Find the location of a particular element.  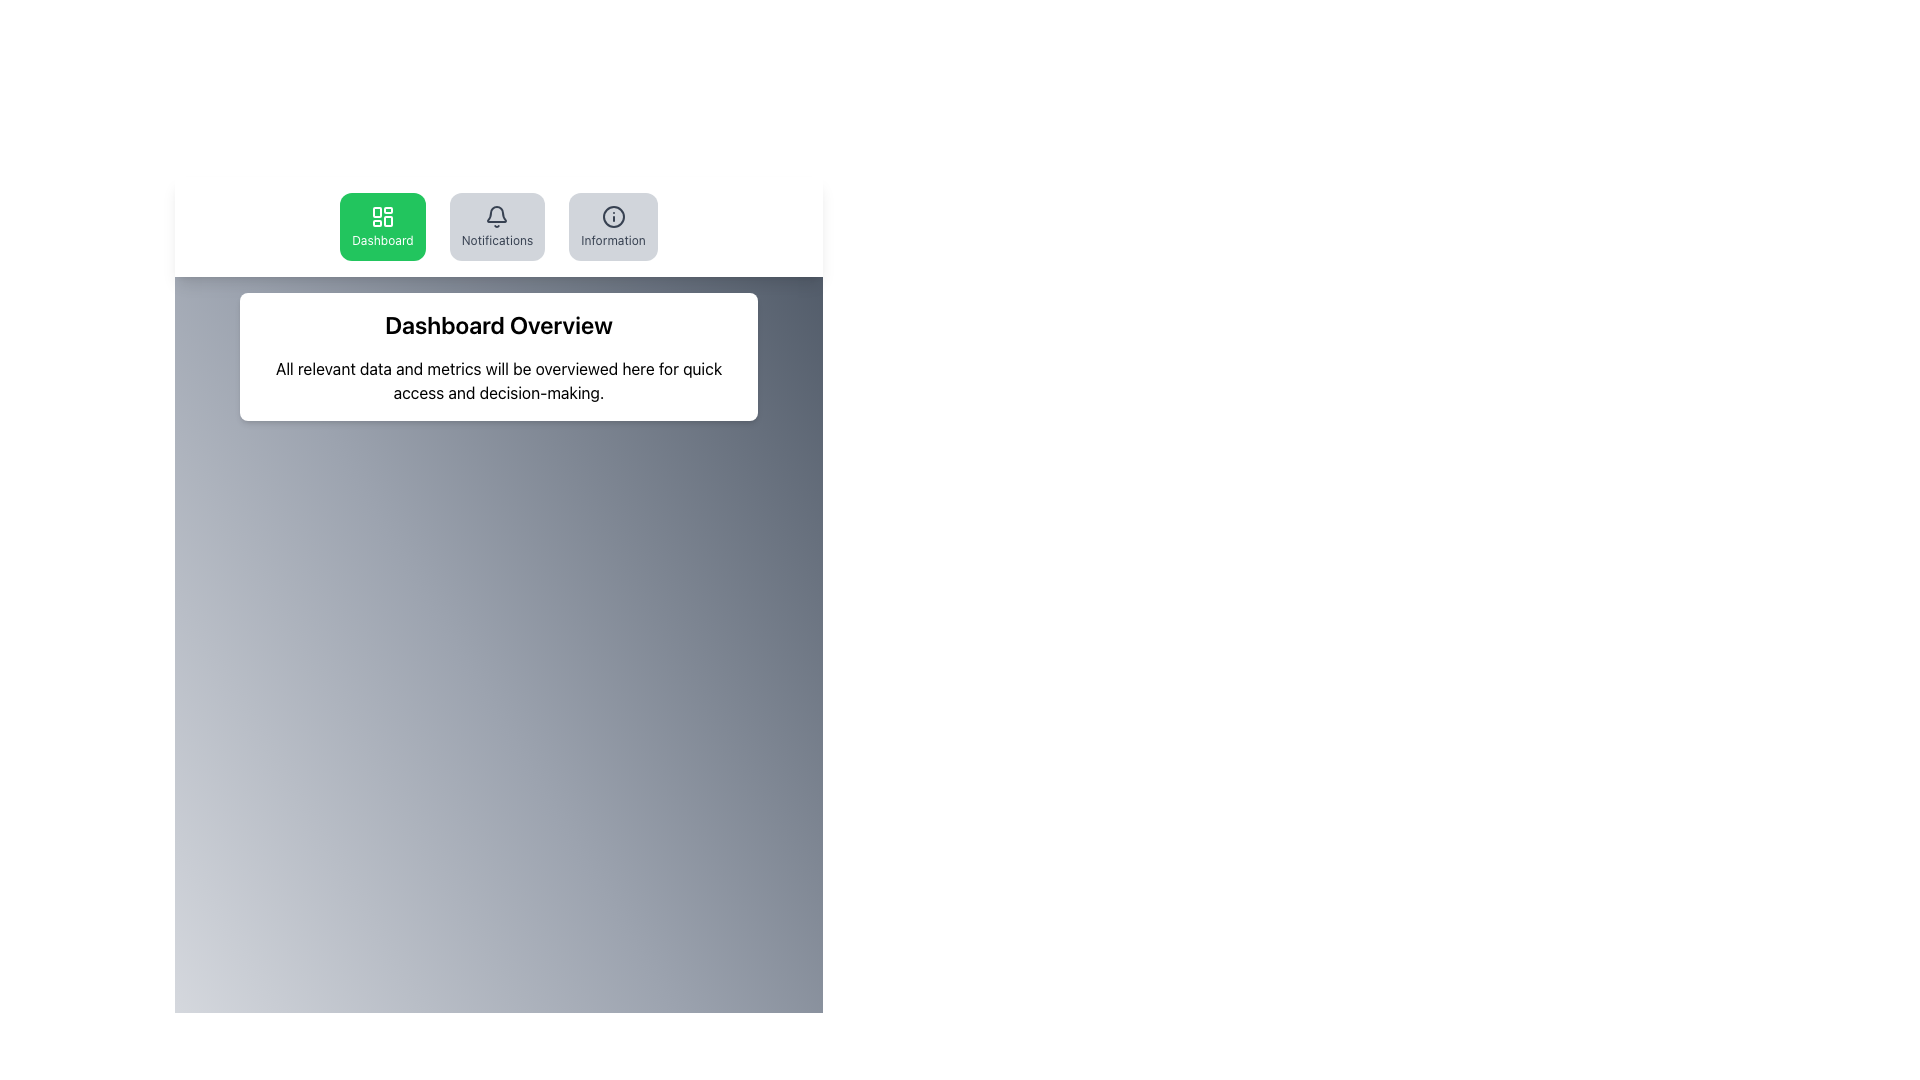

the small text label displaying the word 'Information' in light-gray font, located below an icon within a rounded rectangular card with a gray background is located at coordinates (612, 239).